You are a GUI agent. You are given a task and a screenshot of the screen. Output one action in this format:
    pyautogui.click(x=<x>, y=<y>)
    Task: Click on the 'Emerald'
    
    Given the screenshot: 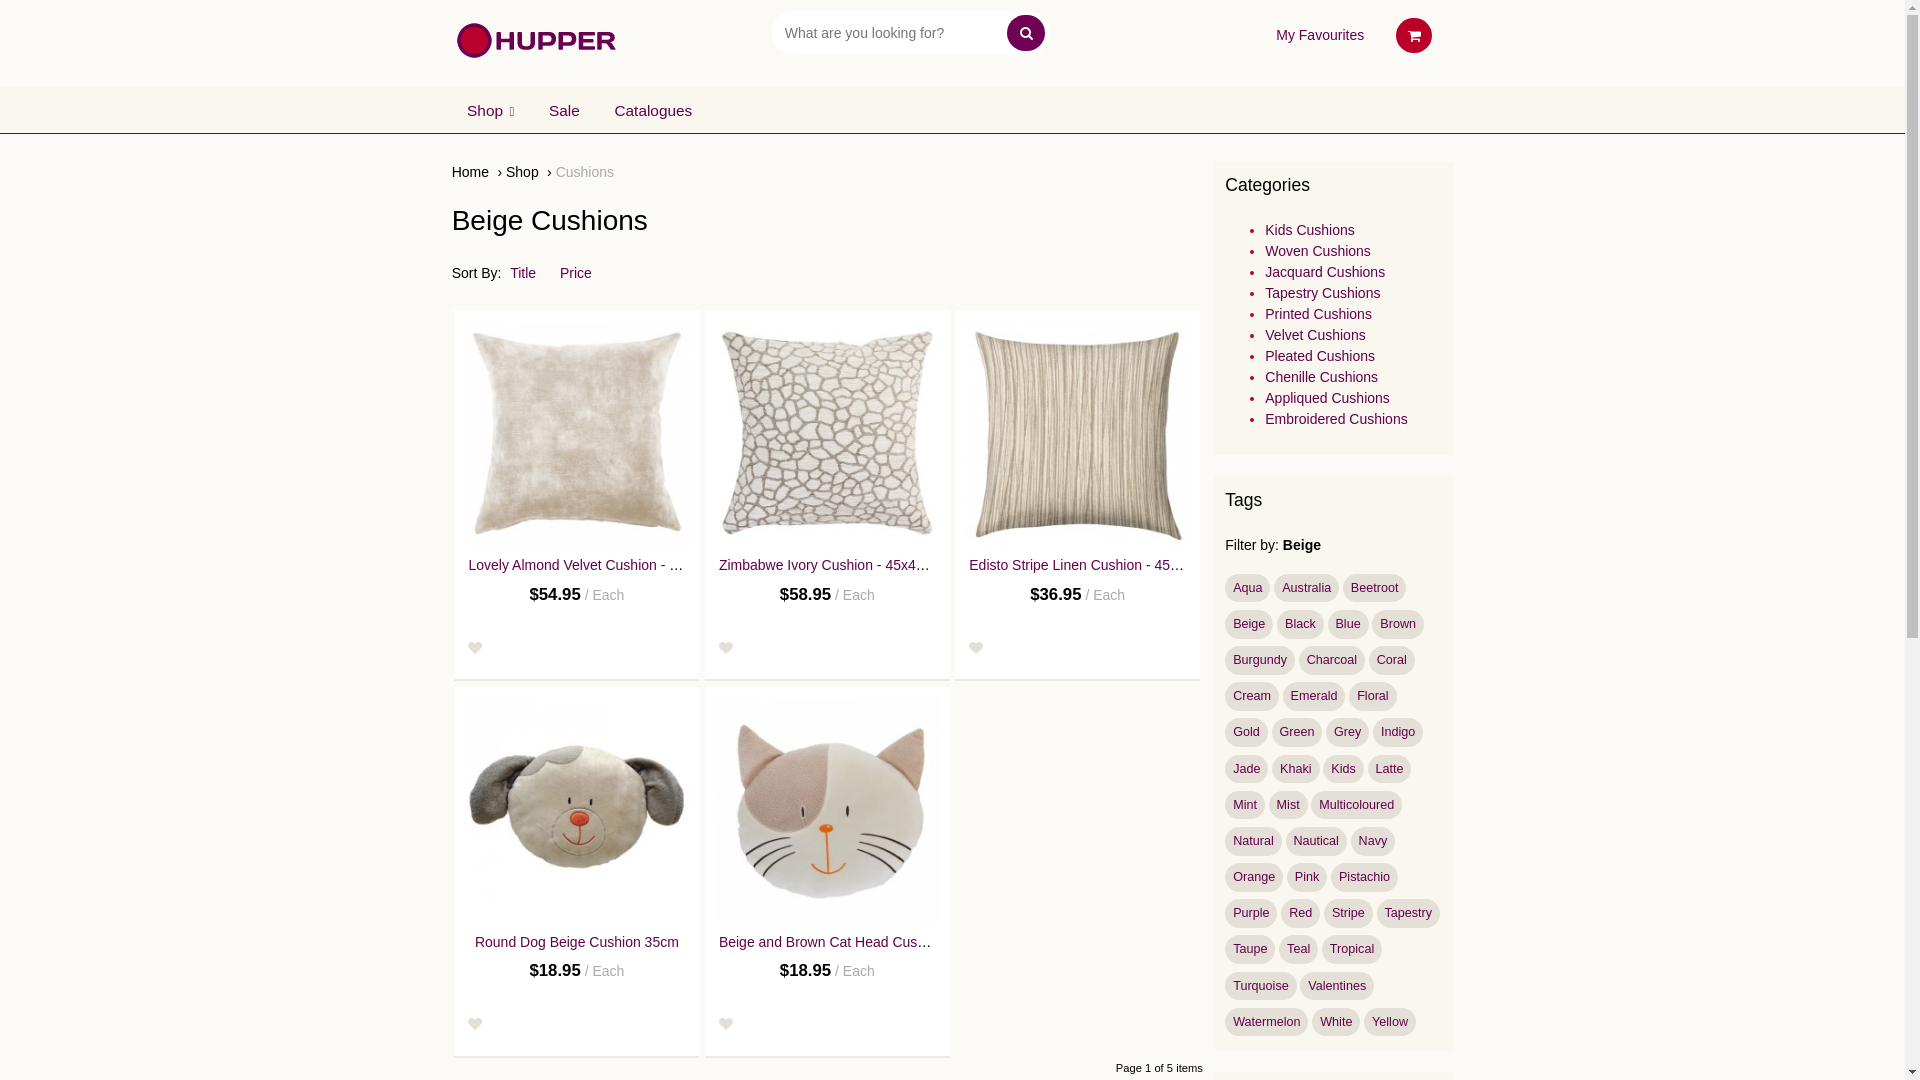 What is the action you would take?
    pyautogui.click(x=1314, y=695)
    